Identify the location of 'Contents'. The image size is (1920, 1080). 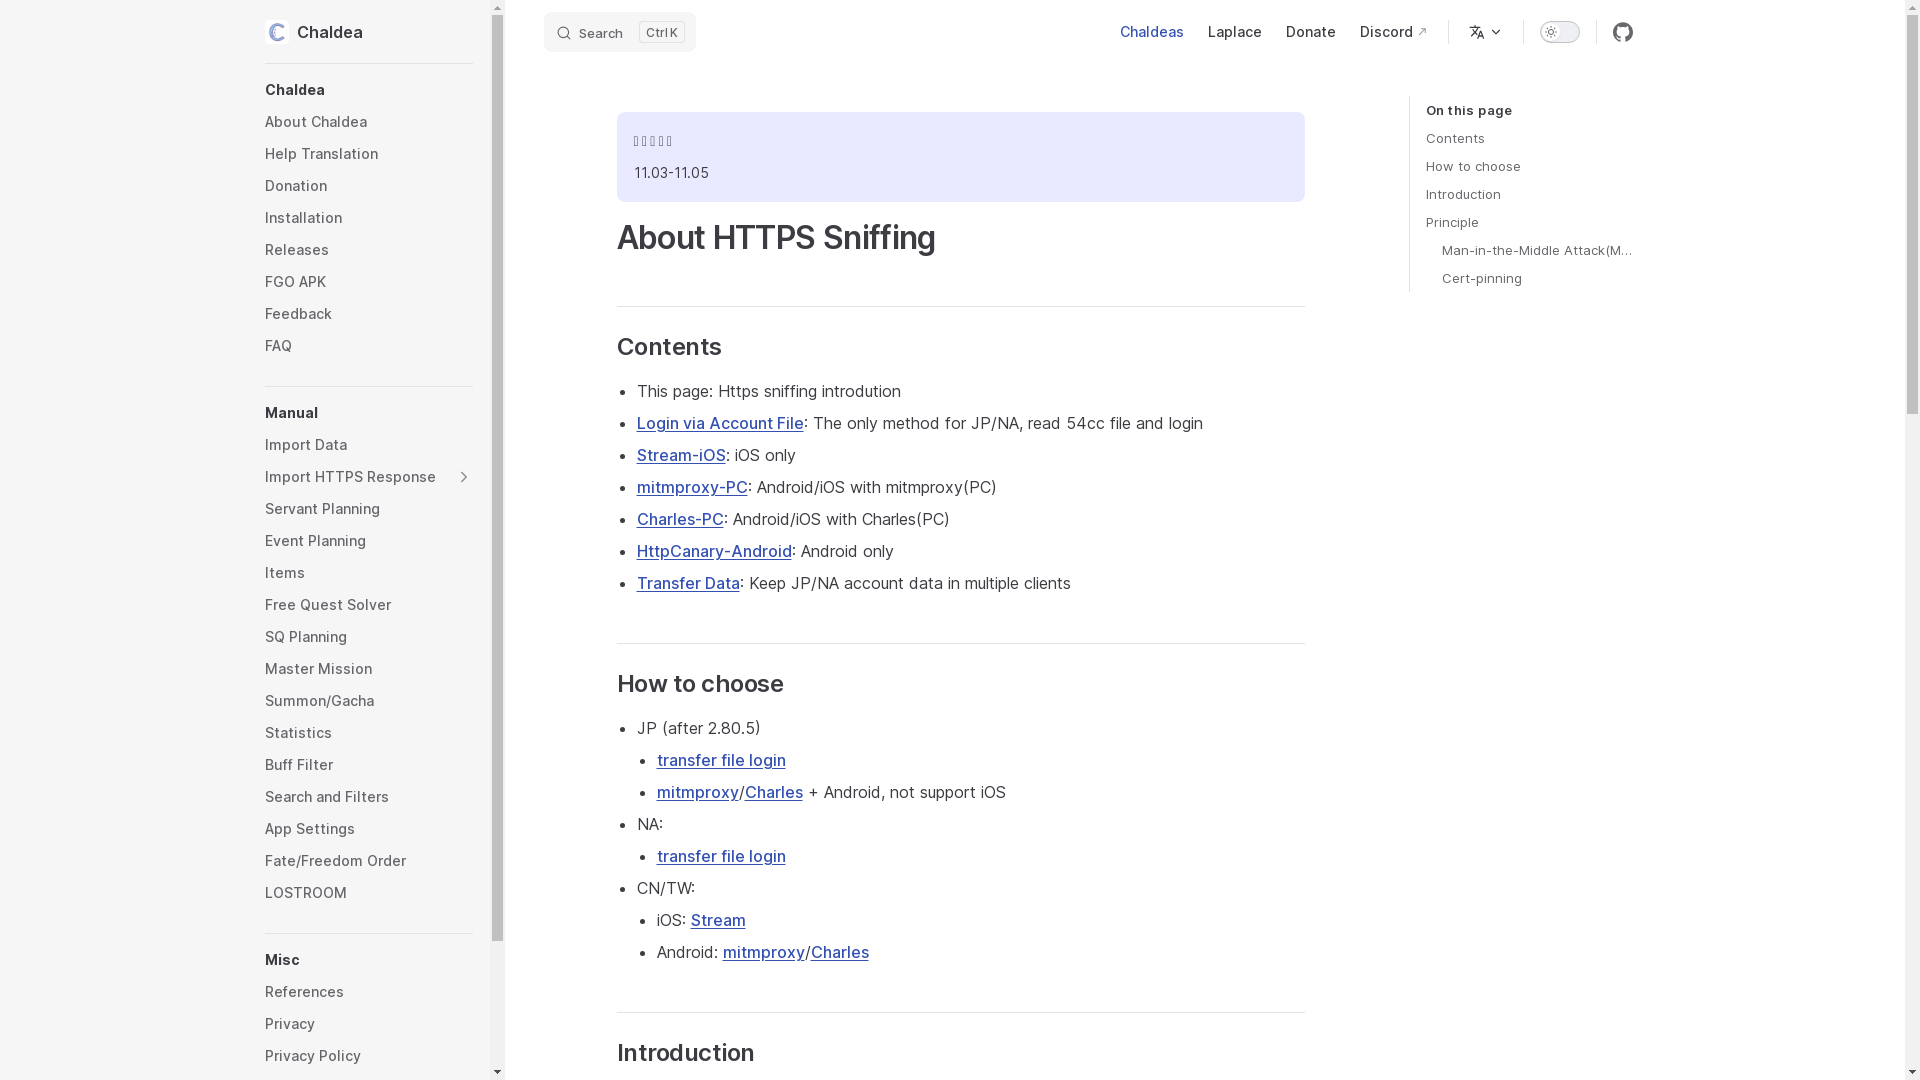
(1528, 137).